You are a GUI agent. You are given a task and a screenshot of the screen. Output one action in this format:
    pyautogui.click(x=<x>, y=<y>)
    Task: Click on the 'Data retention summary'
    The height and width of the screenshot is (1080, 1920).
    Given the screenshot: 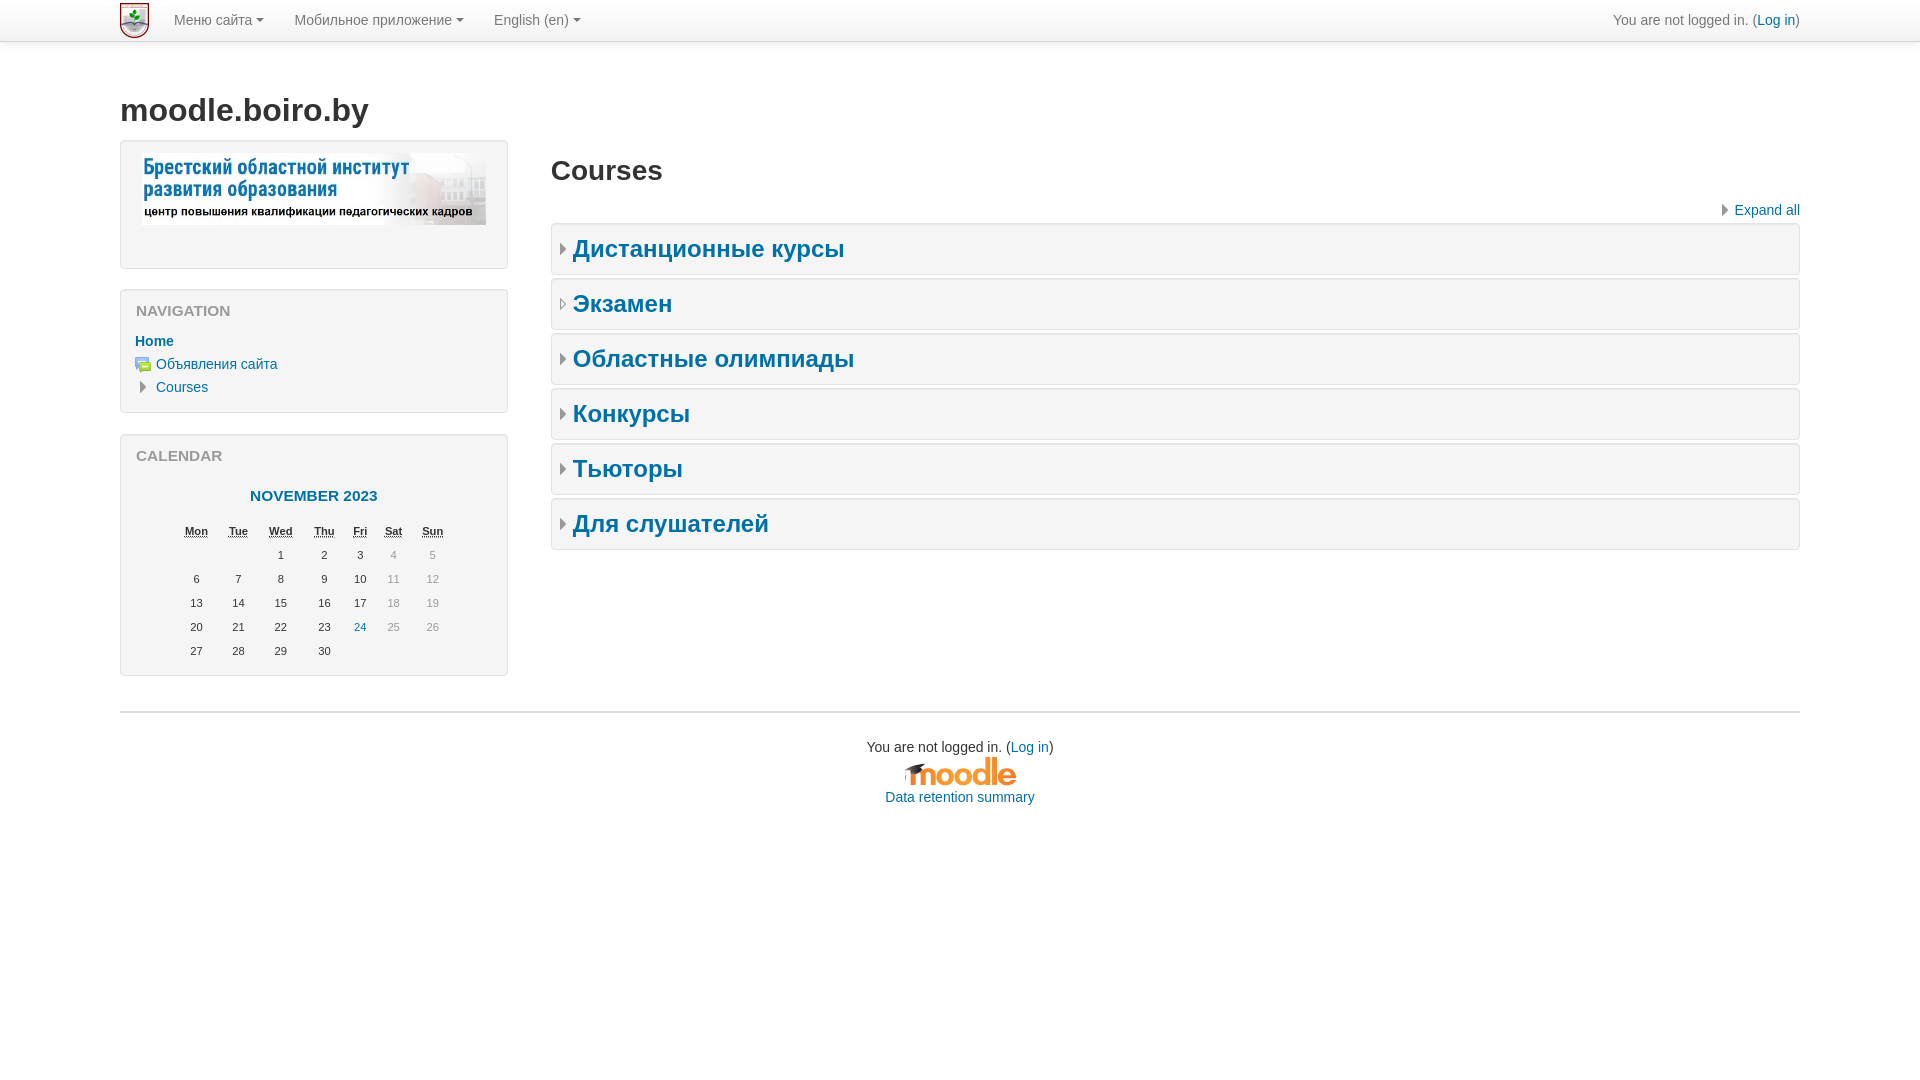 What is the action you would take?
    pyautogui.click(x=958, y=796)
    